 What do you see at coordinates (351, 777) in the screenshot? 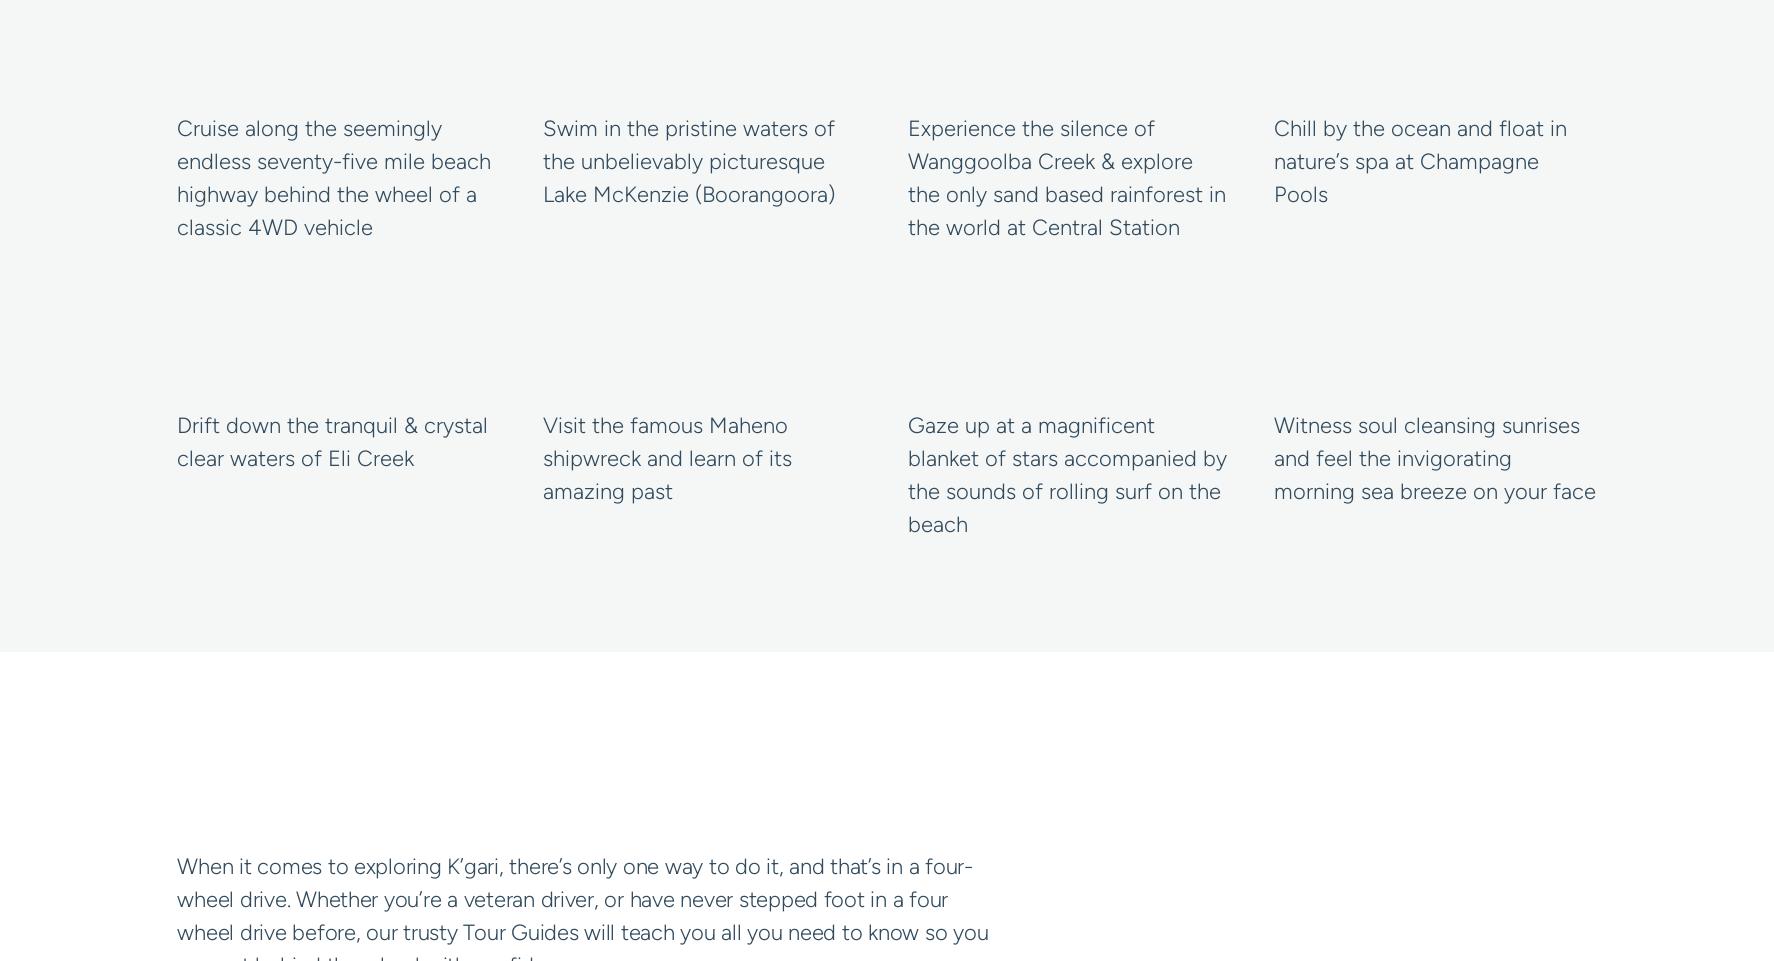
I see `'WHEEL DRIVING'` at bounding box center [351, 777].